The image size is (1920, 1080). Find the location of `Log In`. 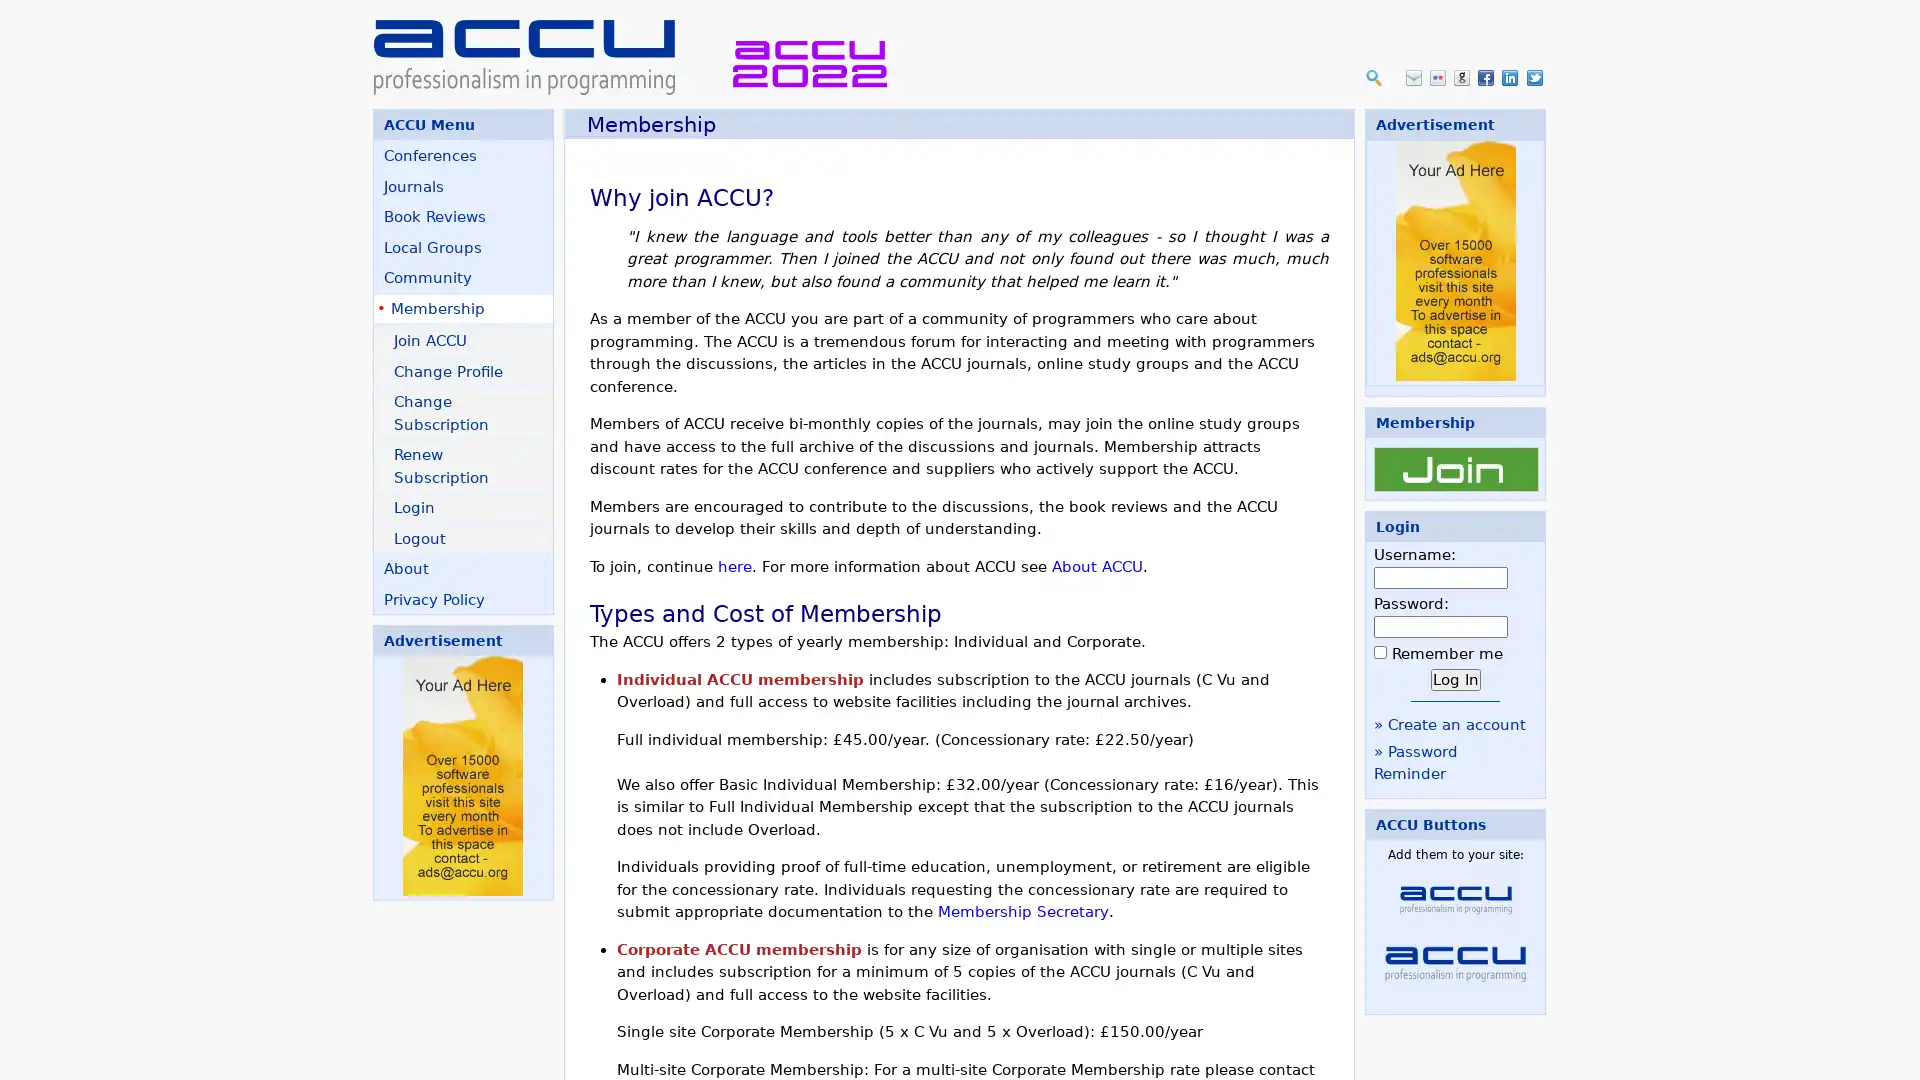

Log In is located at coordinates (1454, 678).